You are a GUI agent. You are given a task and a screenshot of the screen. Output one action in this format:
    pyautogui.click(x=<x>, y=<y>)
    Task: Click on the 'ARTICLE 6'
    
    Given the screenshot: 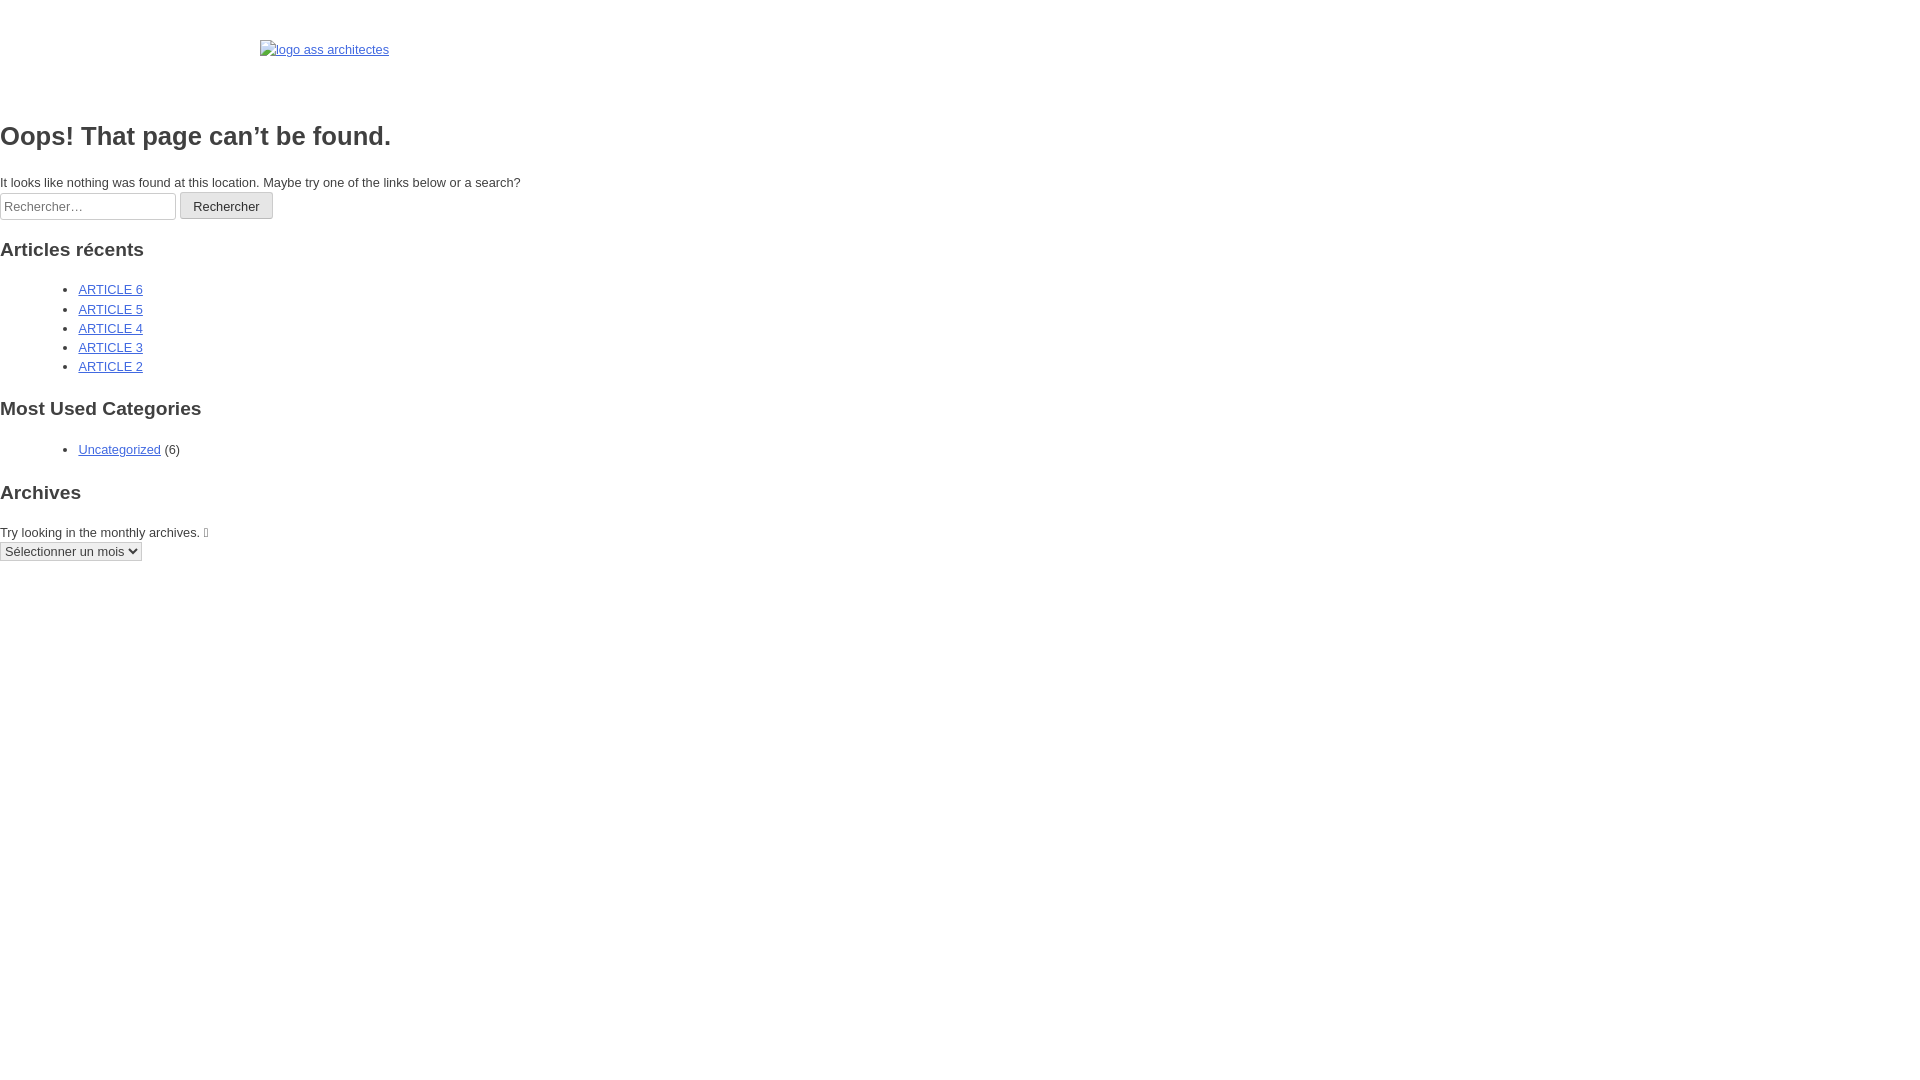 What is the action you would take?
    pyautogui.click(x=109, y=289)
    